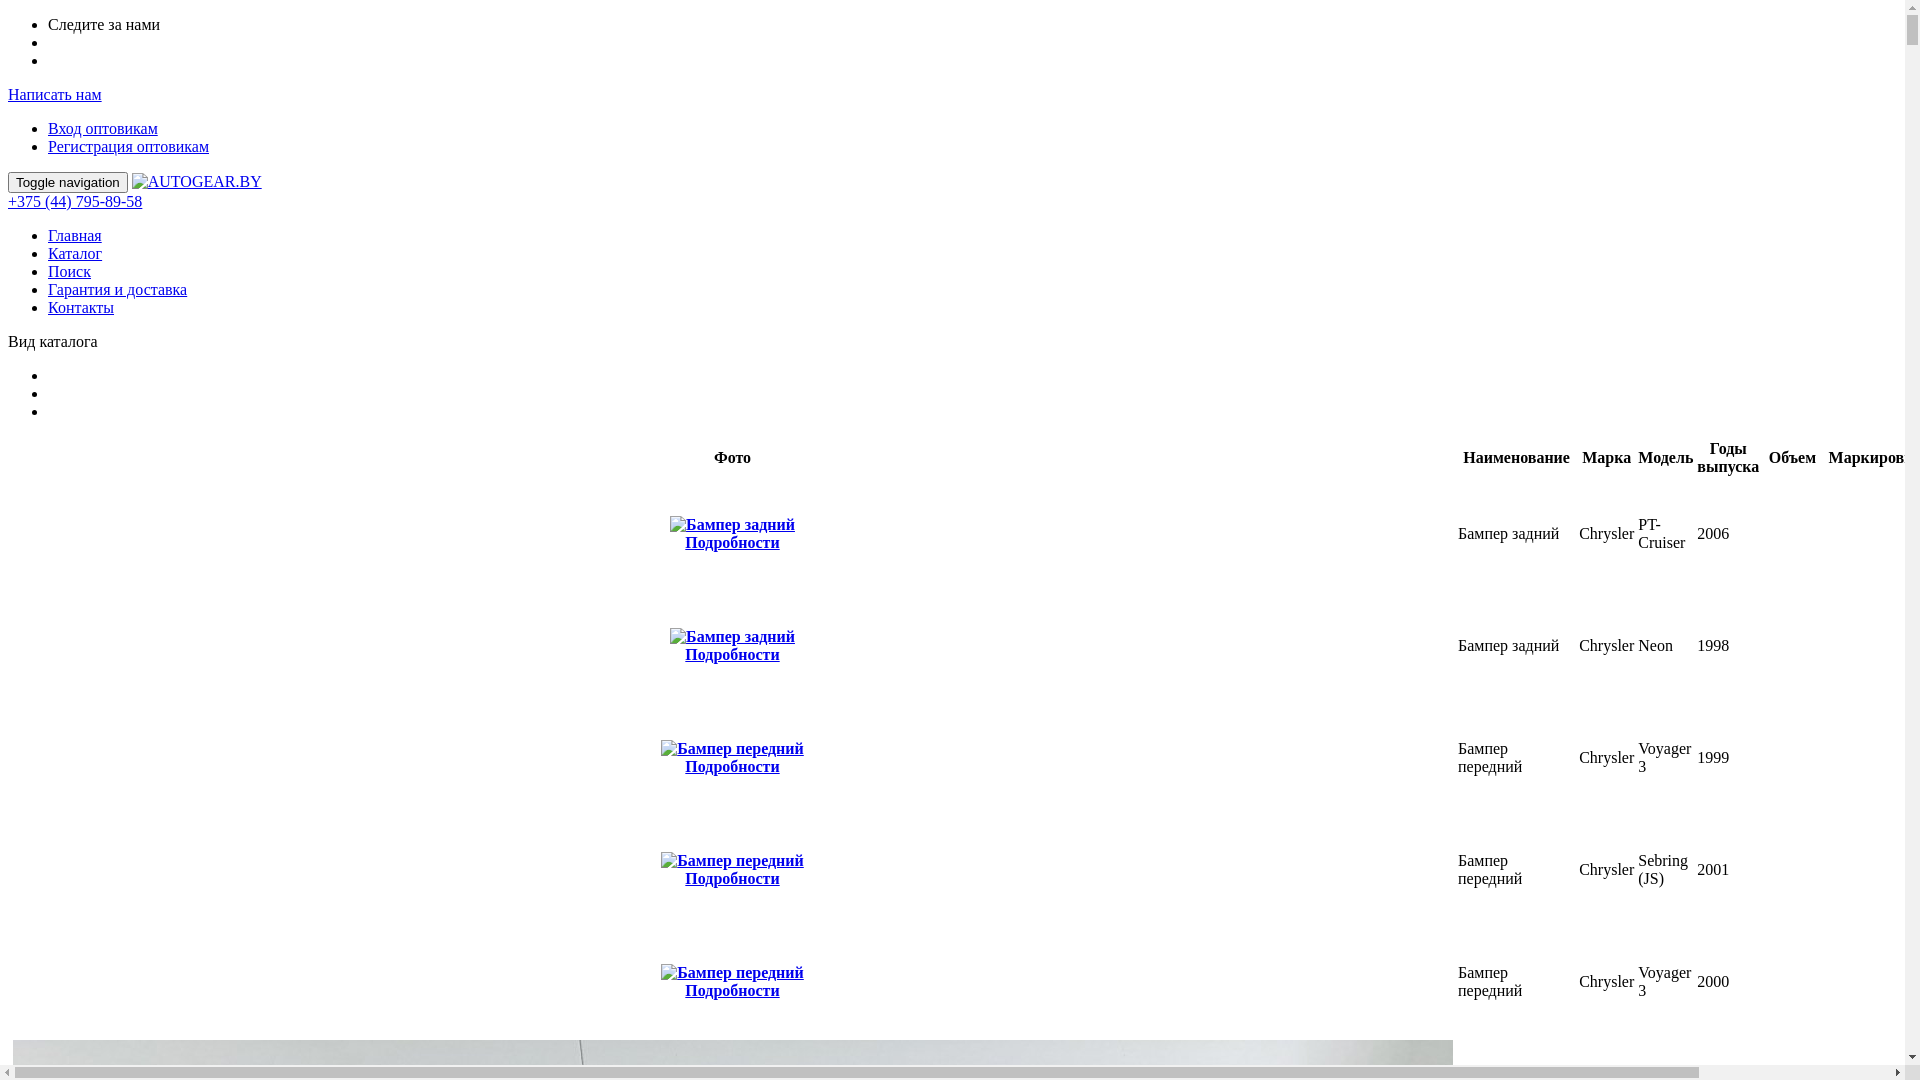  Describe the element at coordinates (67, 182) in the screenshot. I see `'Toggle navigation'` at that location.